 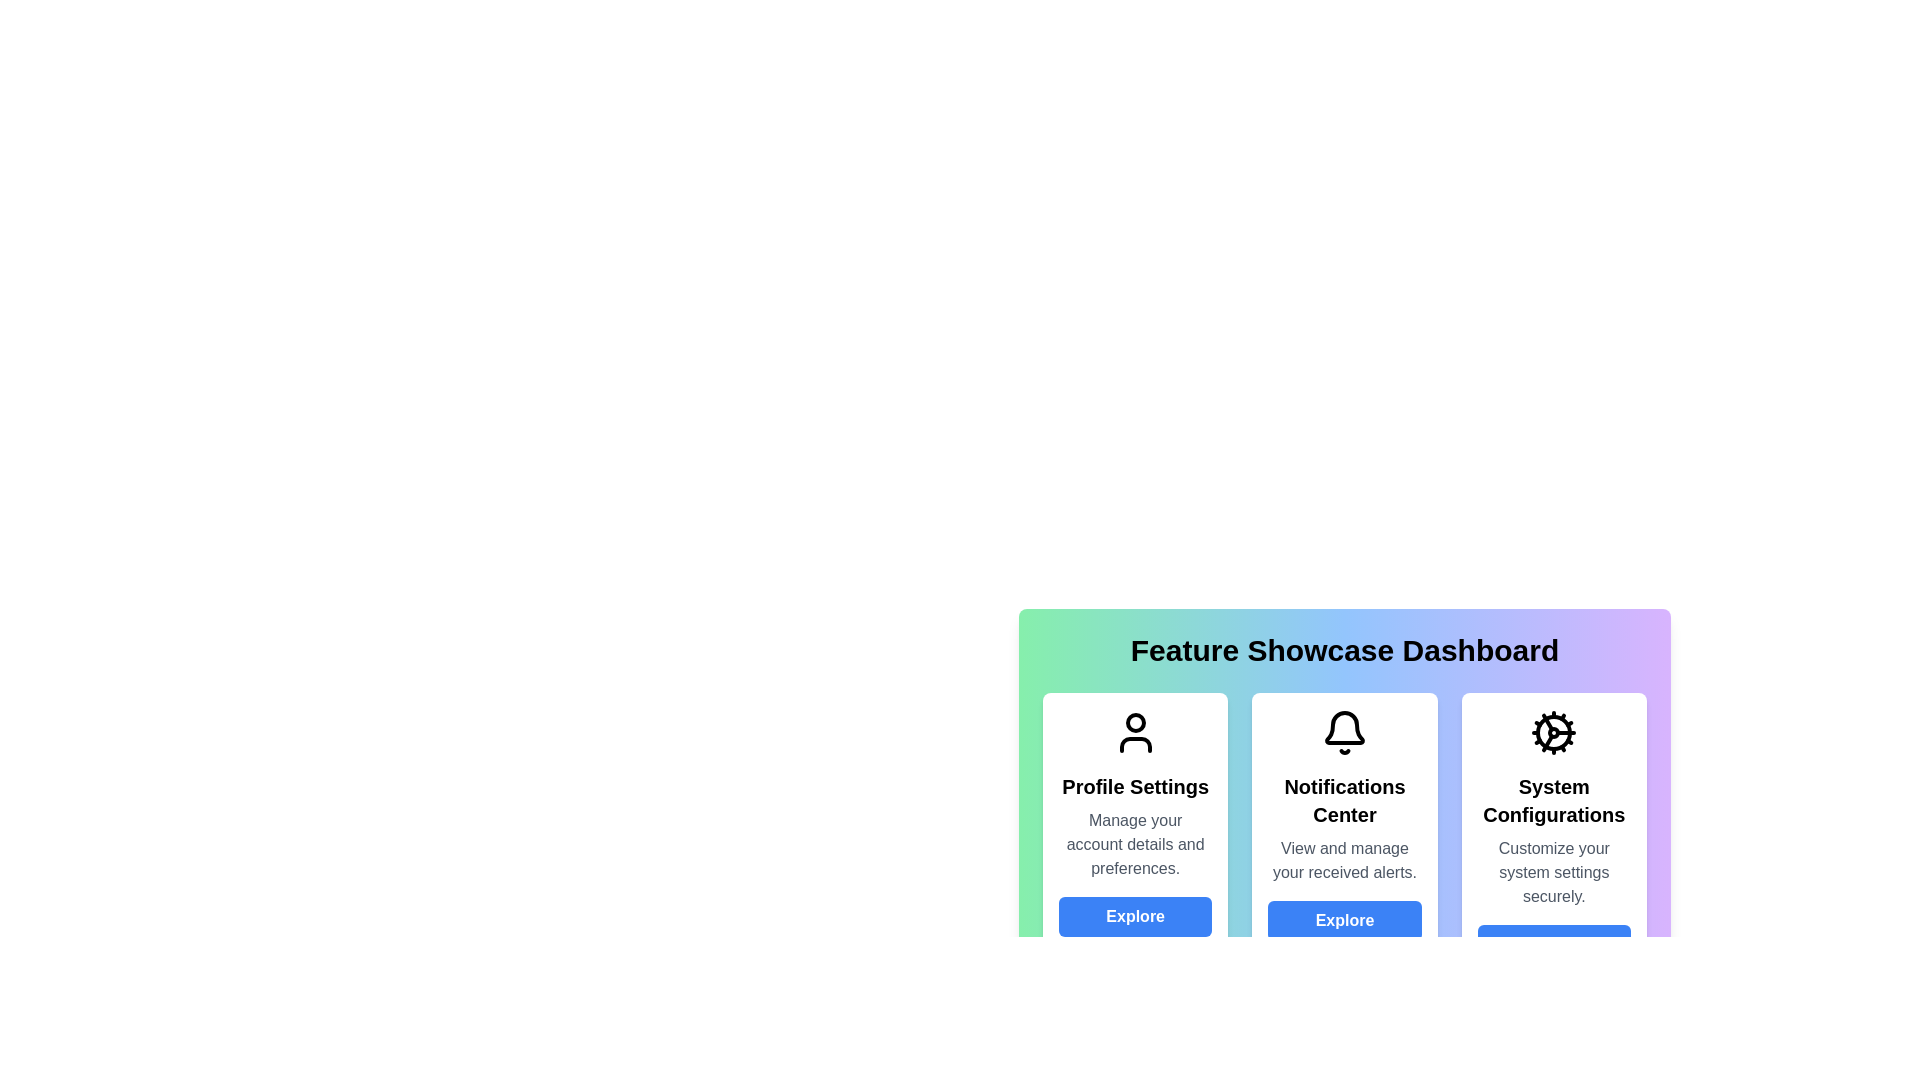 What do you see at coordinates (1135, 917) in the screenshot?
I see `the 'Explore' button, which has a bold blue background and white text, located at the bottom of the 'Profile Settings' card` at bounding box center [1135, 917].